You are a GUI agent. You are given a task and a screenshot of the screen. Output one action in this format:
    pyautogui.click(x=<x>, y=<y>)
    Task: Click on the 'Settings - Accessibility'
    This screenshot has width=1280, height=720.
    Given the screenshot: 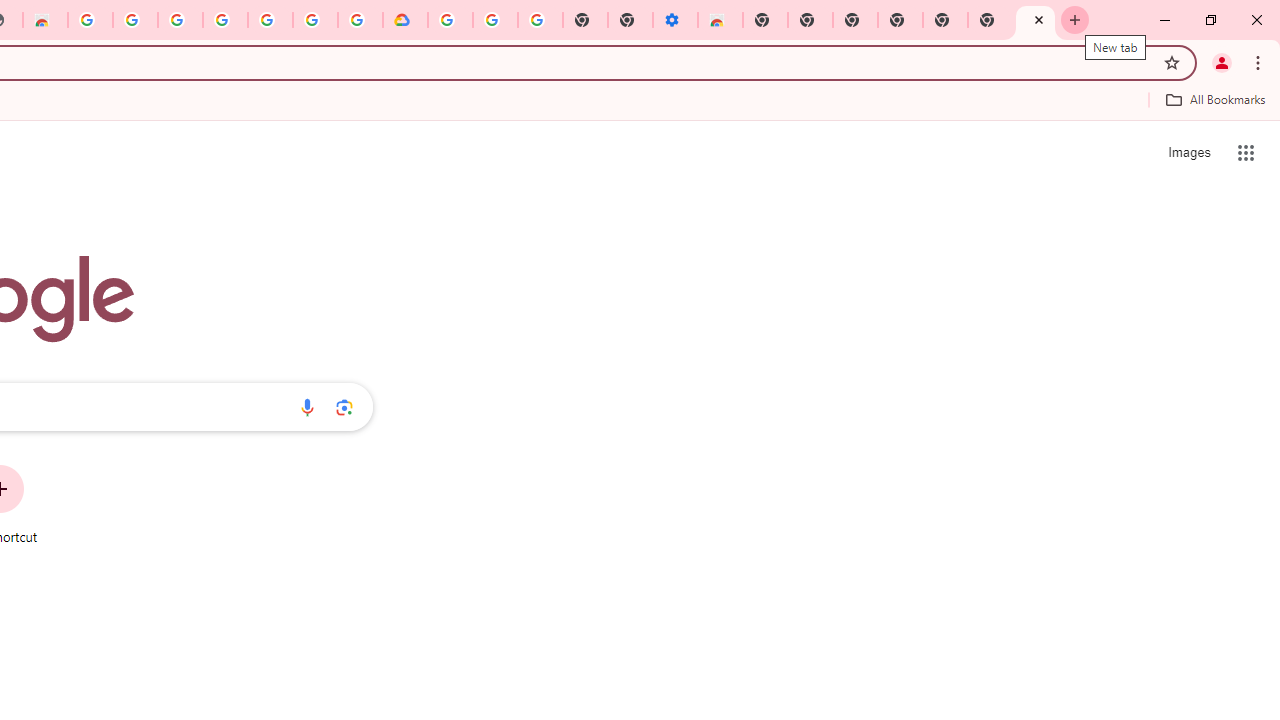 What is the action you would take?
    pyautogui.click(x=675, y=20)
    